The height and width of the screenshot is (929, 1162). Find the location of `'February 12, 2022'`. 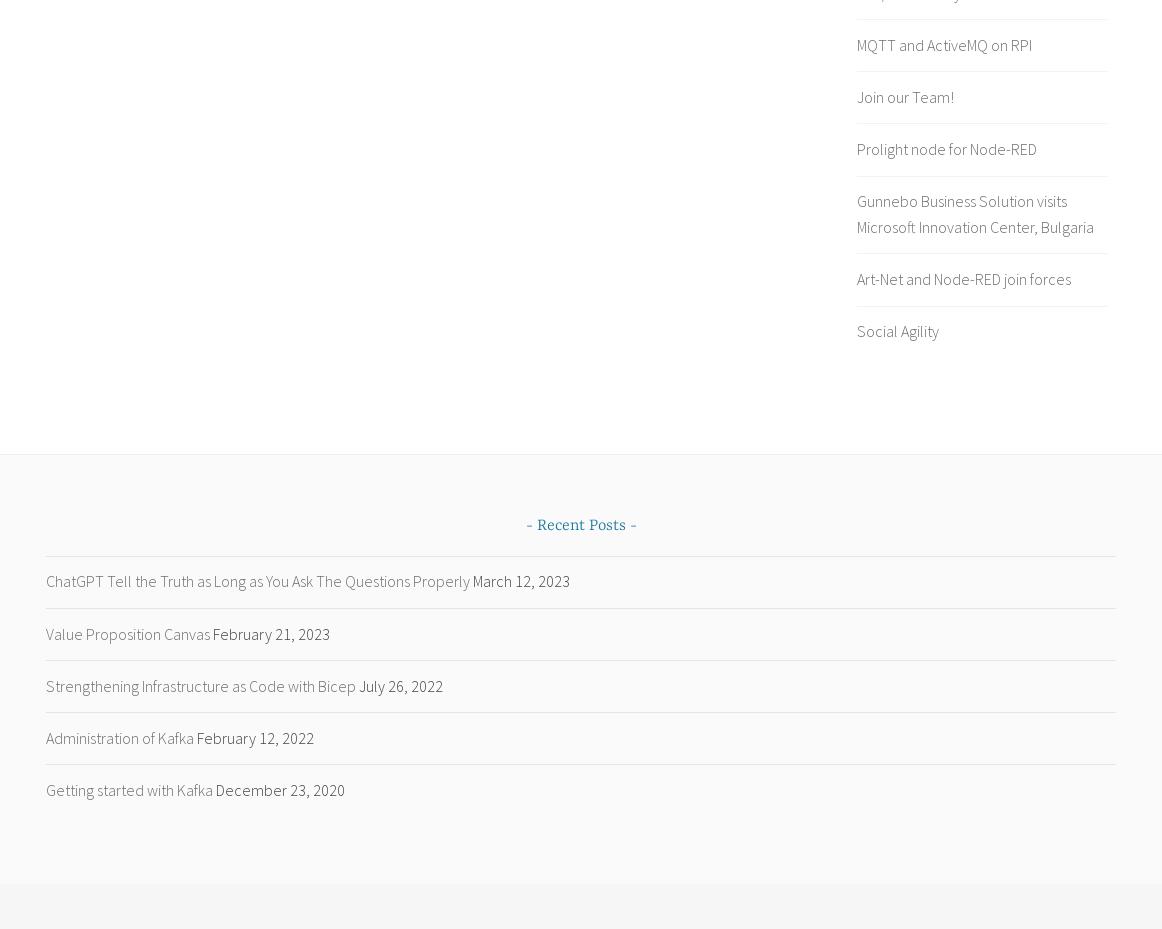

'February 12, 2022' is located at coordinates (255, 736).